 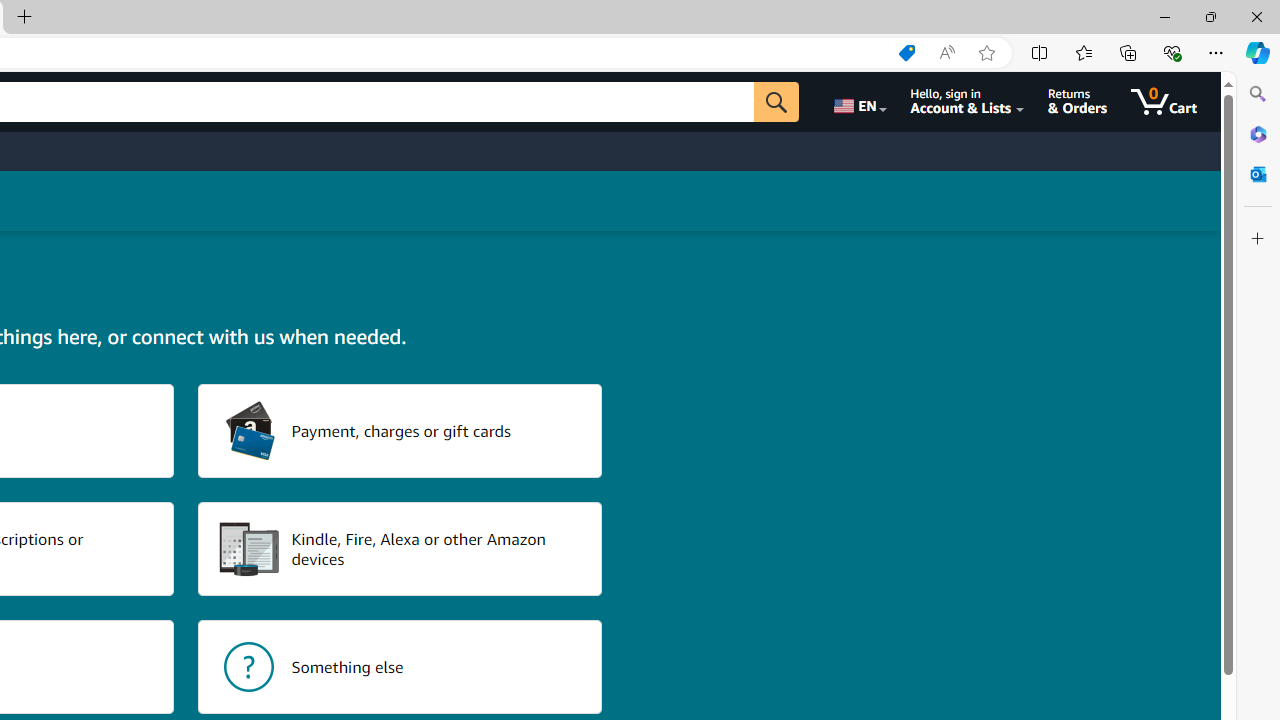 I want to click on '0 items in cart', so click(x=1164, y=101).